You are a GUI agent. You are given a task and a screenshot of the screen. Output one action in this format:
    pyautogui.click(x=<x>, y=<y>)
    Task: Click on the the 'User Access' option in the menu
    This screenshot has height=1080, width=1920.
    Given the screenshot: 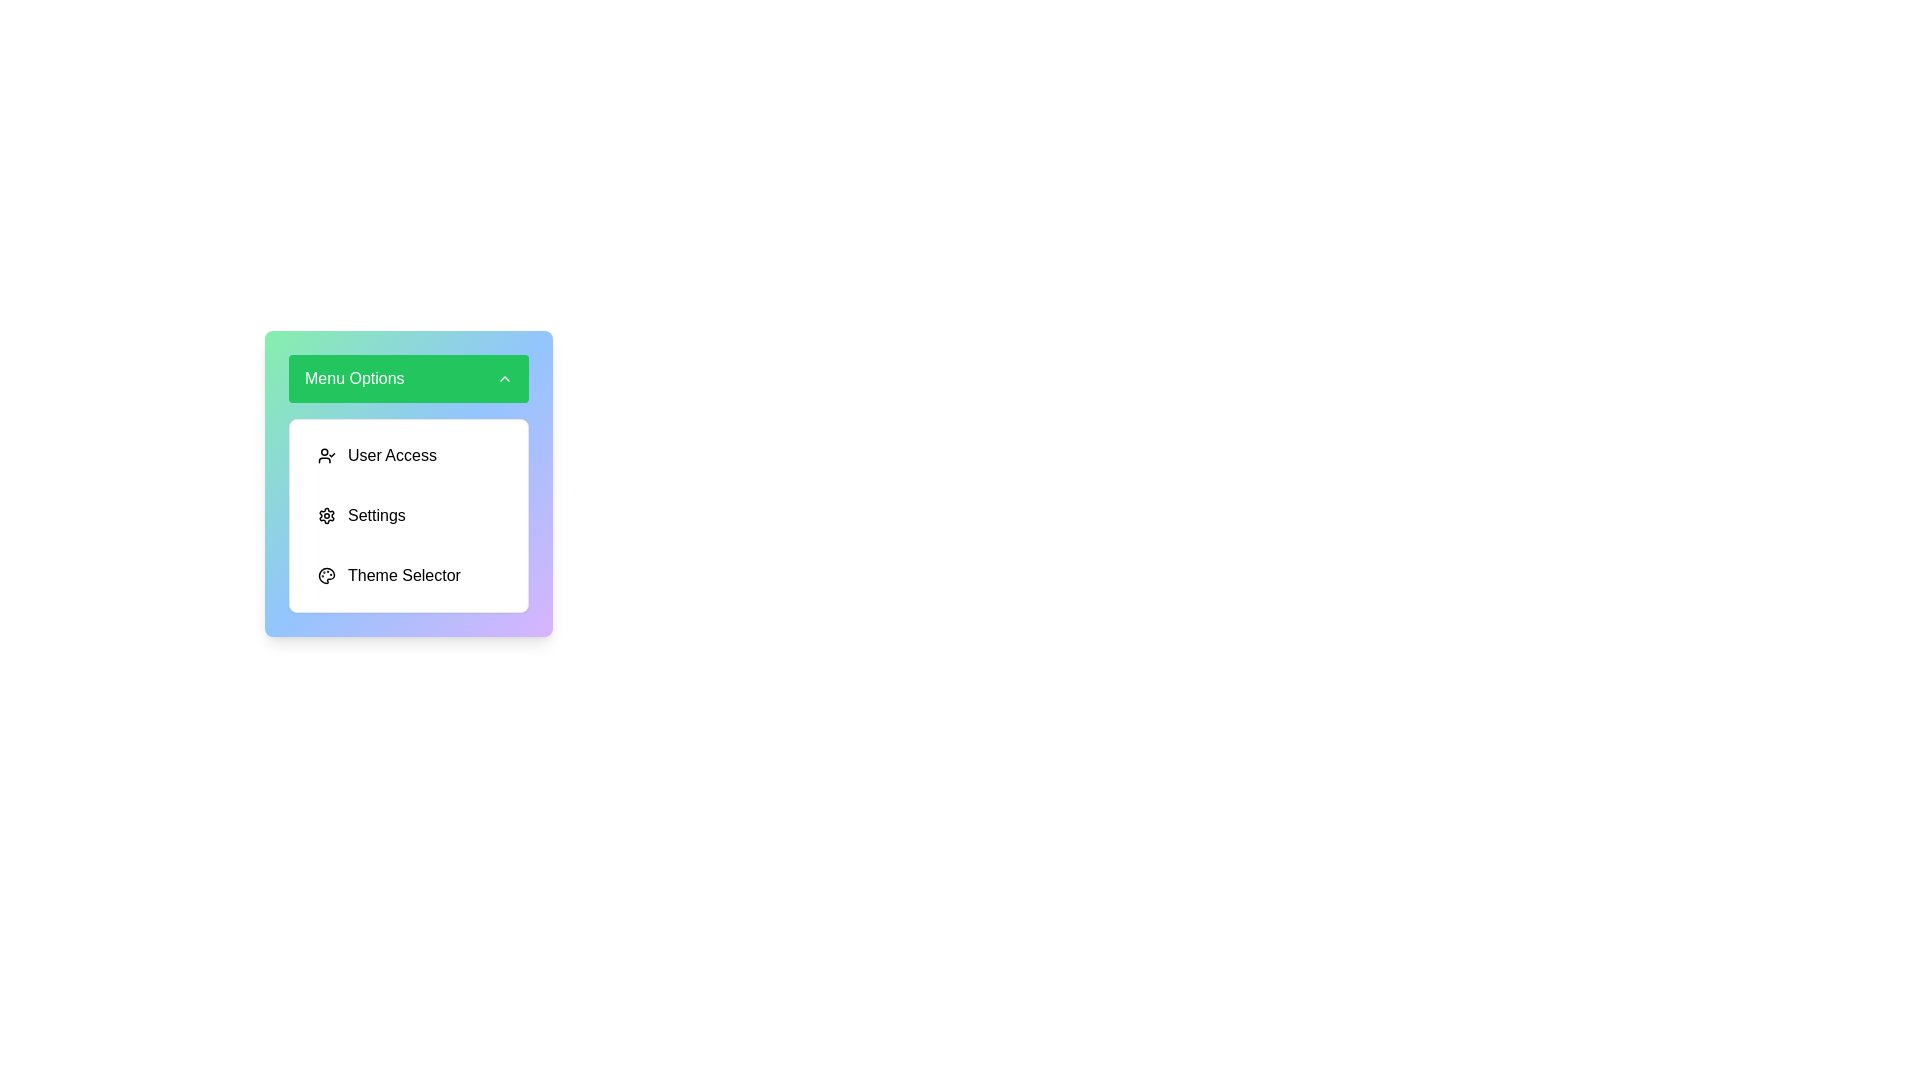 What is the action you would take?
    pyautogui.click(x=407, y=455)
    